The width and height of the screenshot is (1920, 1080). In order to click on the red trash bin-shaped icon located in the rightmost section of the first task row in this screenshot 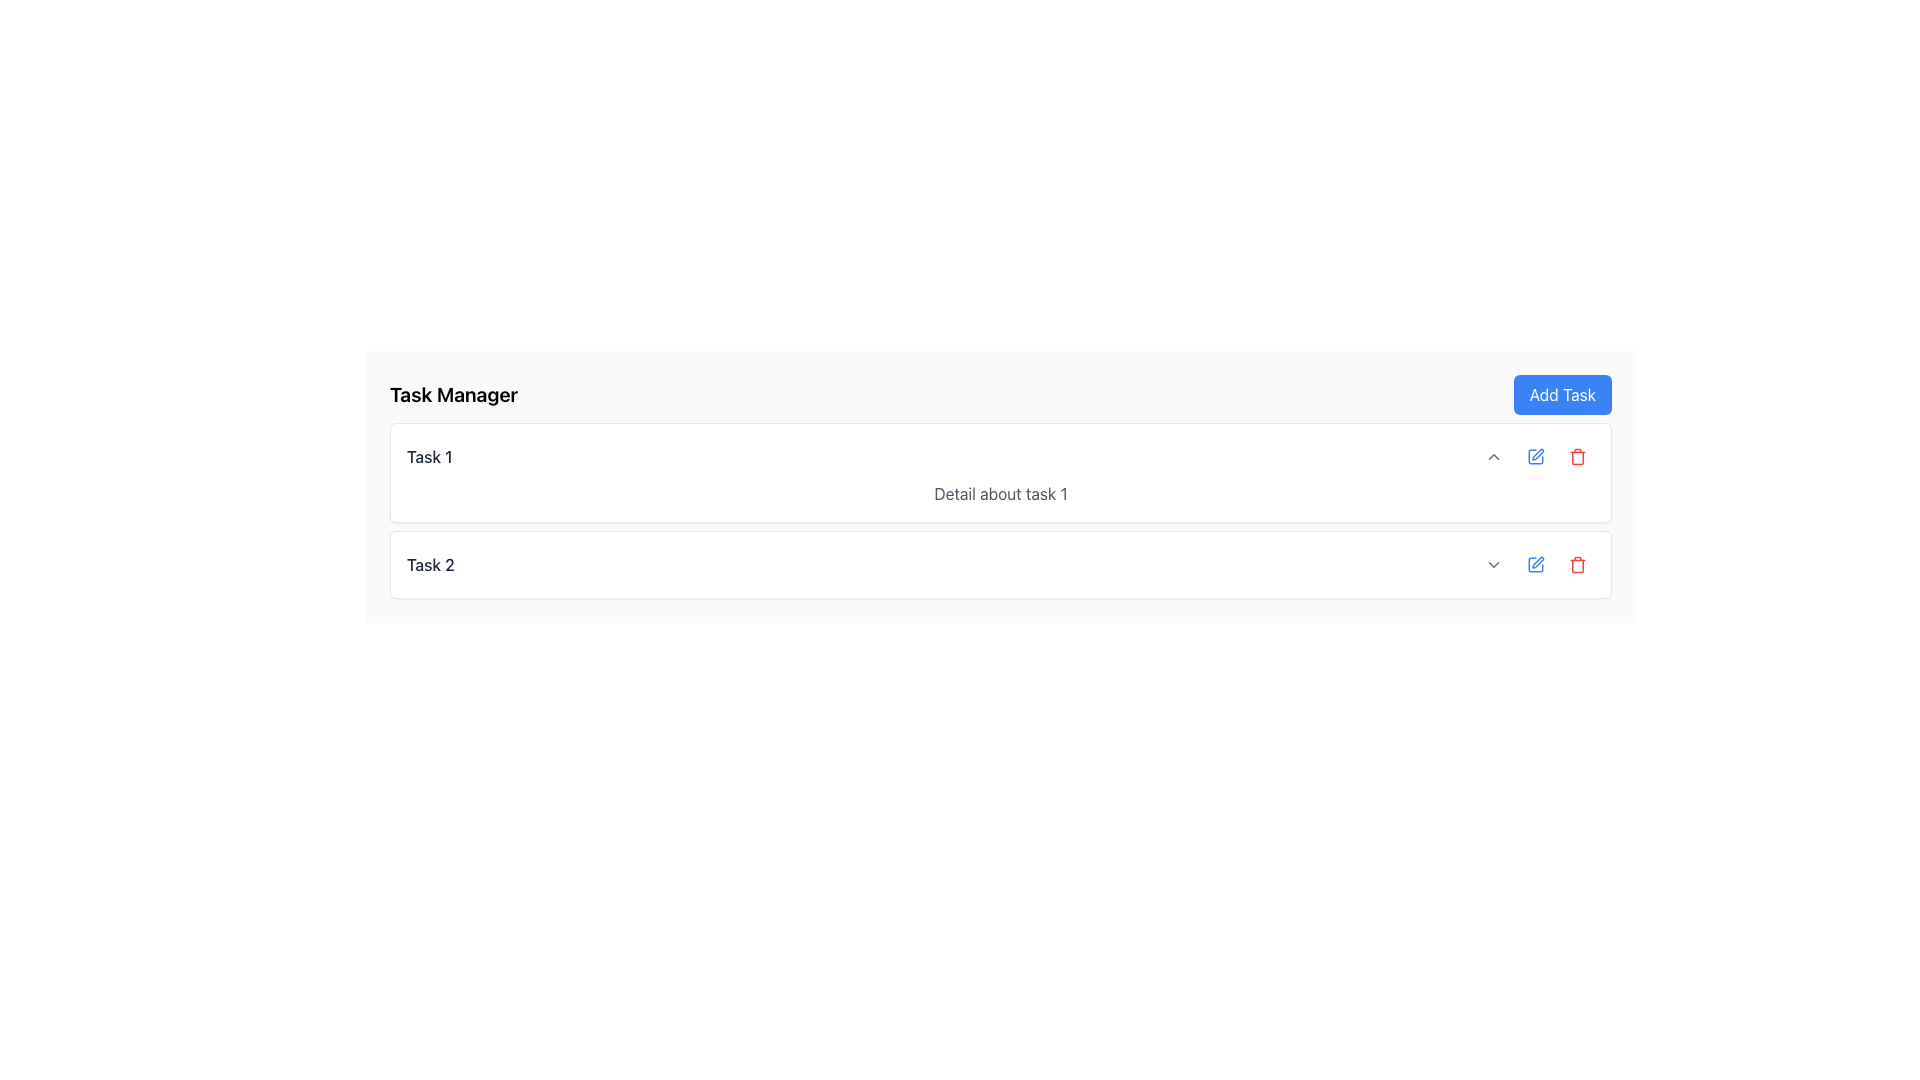, I will do `click(1577, 456)`.